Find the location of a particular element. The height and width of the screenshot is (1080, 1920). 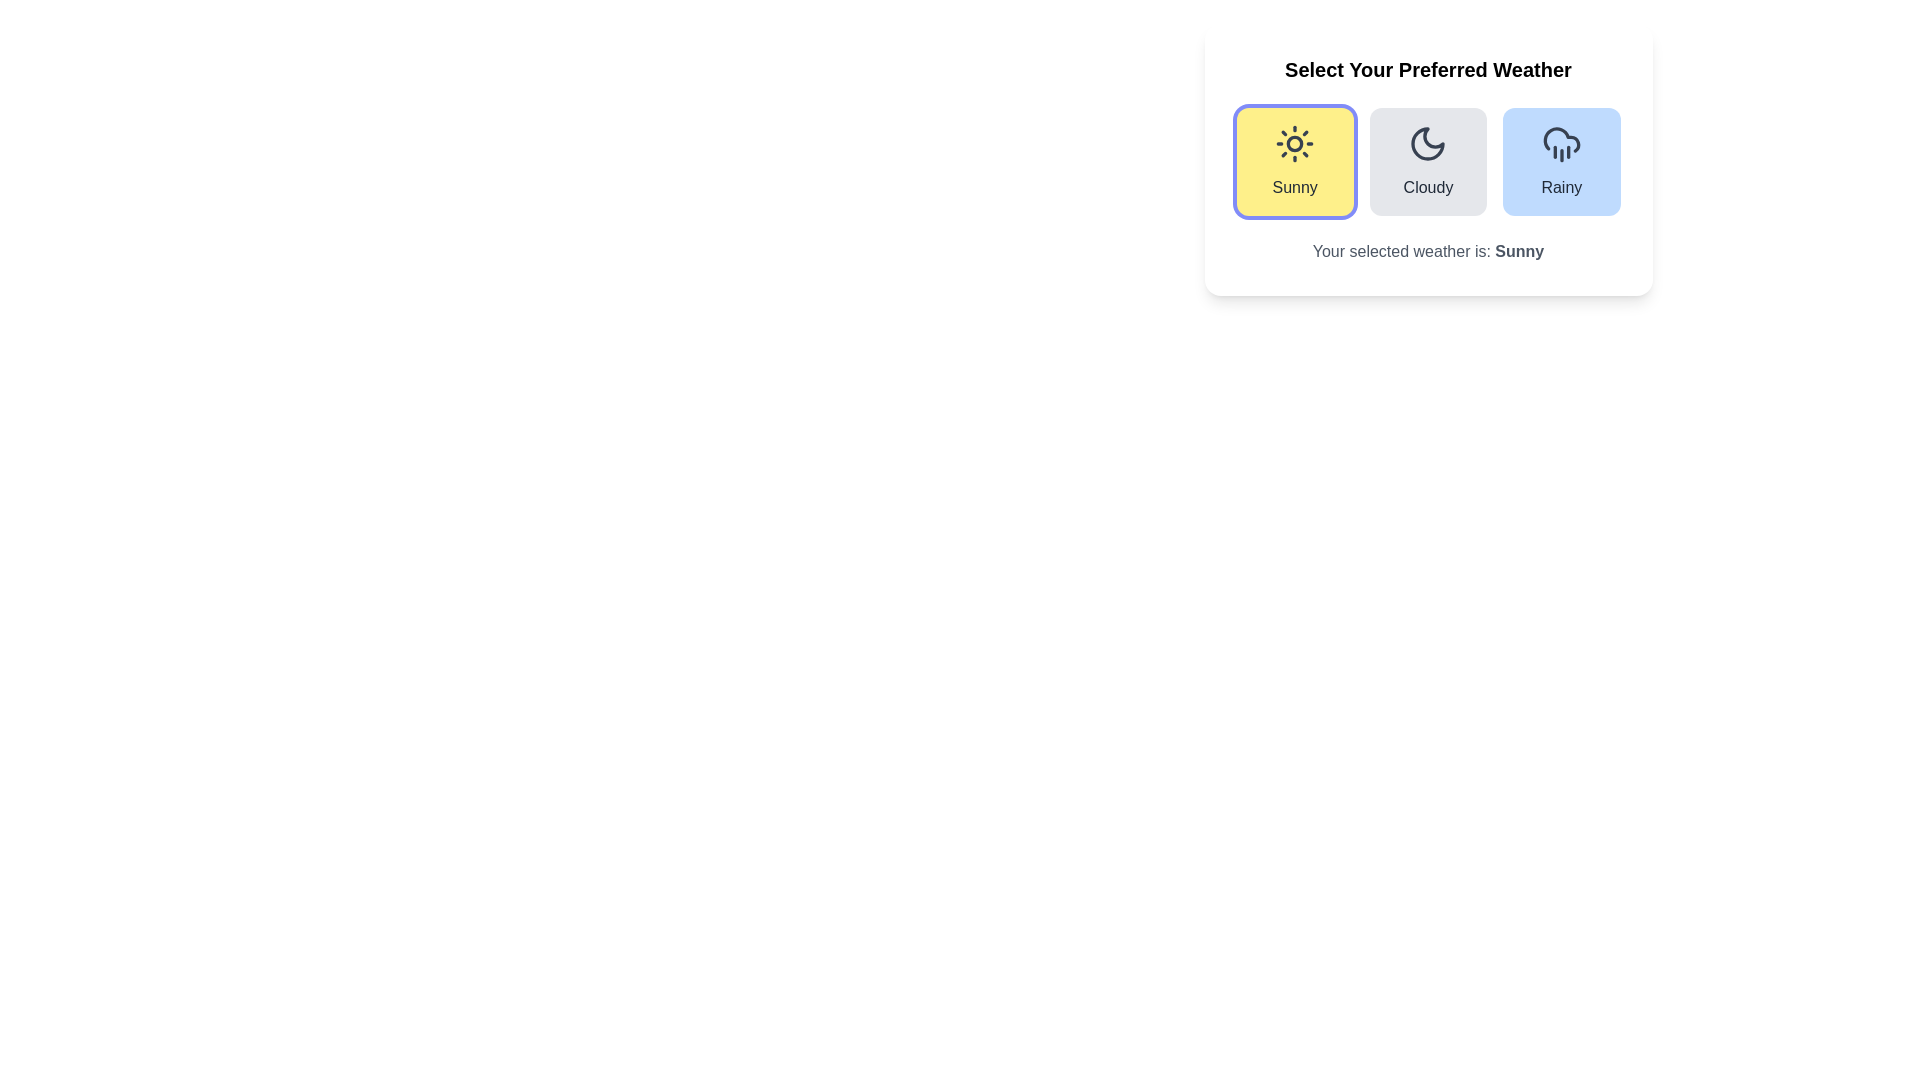

the text label displaying 'Cloudy' in gray color, located under the crescent moon icon within the second weather card is located at coordinates (1427, 188).